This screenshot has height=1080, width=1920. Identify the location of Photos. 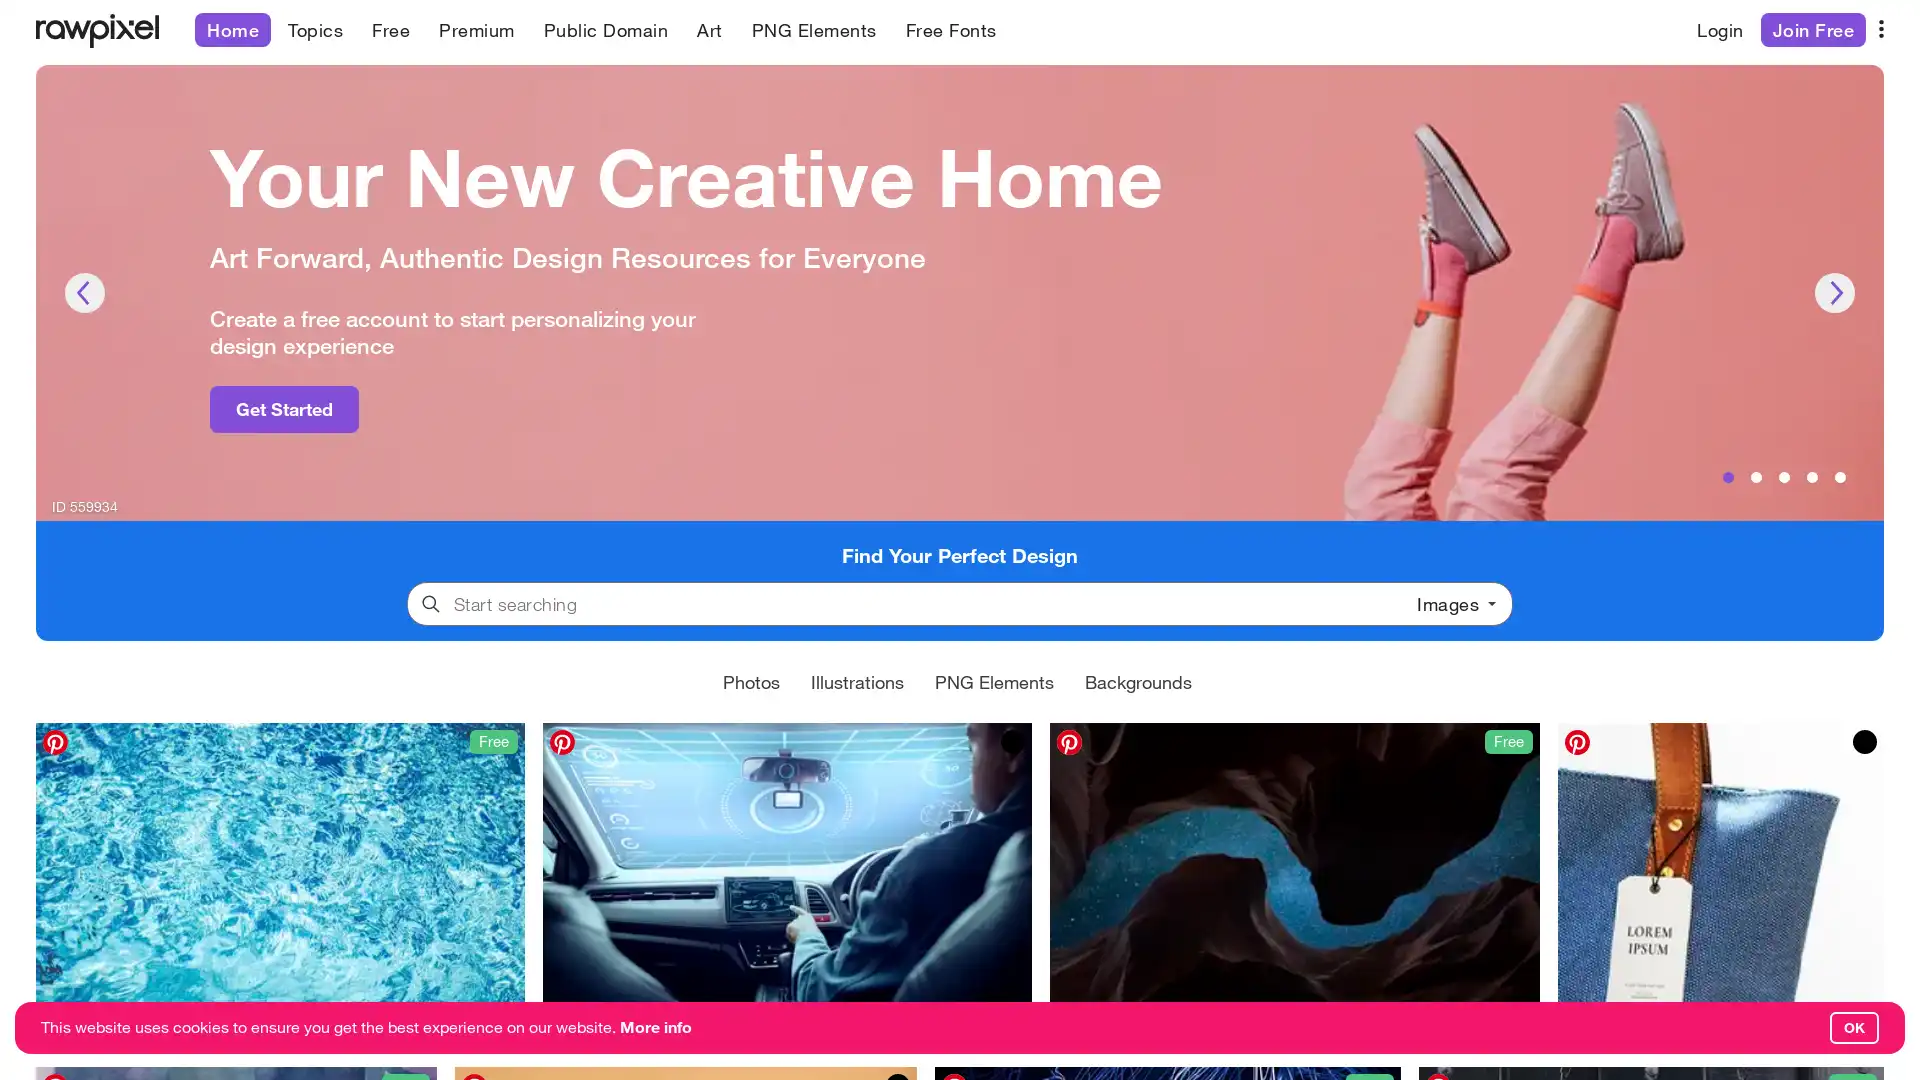
(750, 680).